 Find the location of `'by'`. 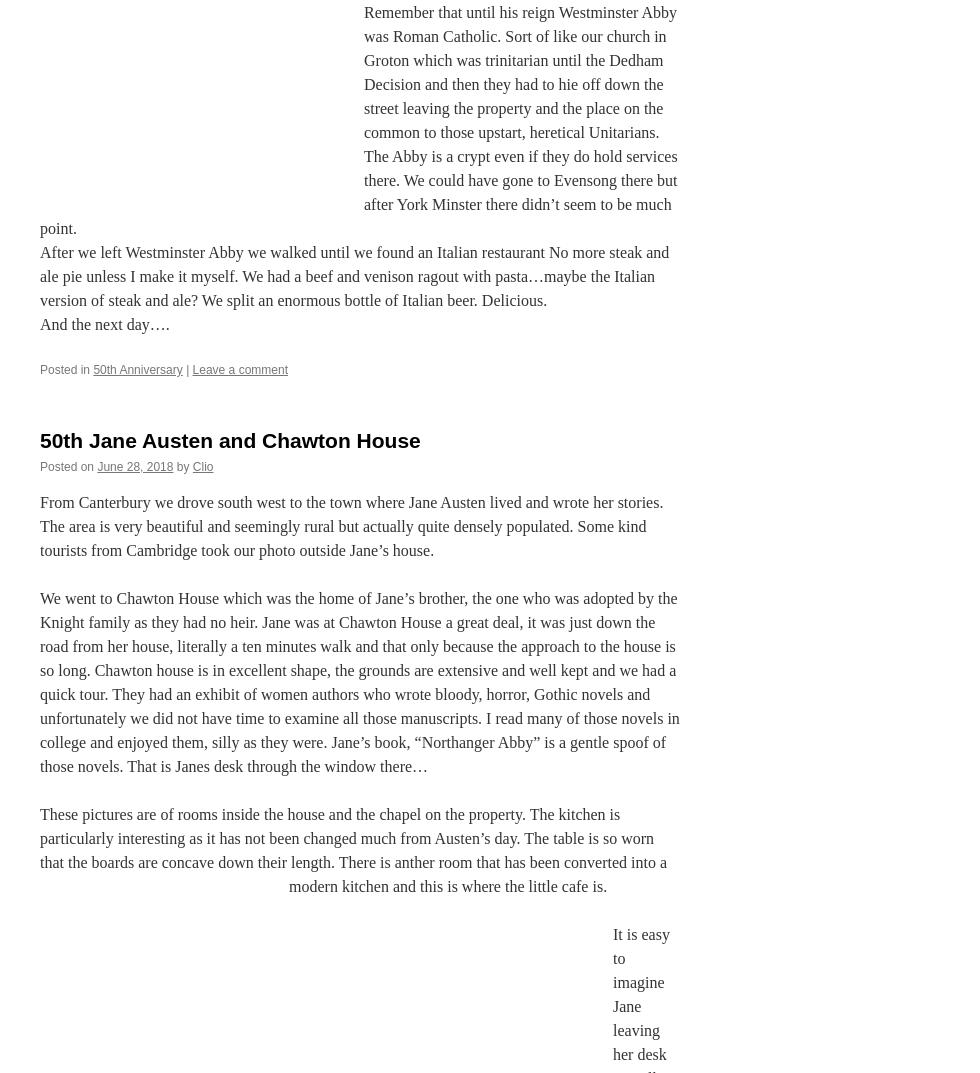

'by' is located at coordinates (182, 466).